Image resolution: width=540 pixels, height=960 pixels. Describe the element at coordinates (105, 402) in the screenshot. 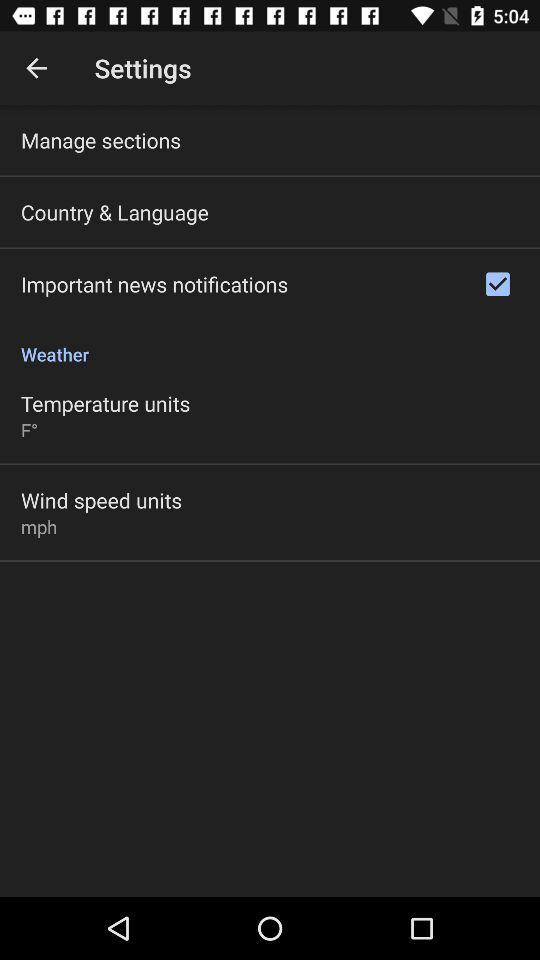

I see `temperature units item` at that location.